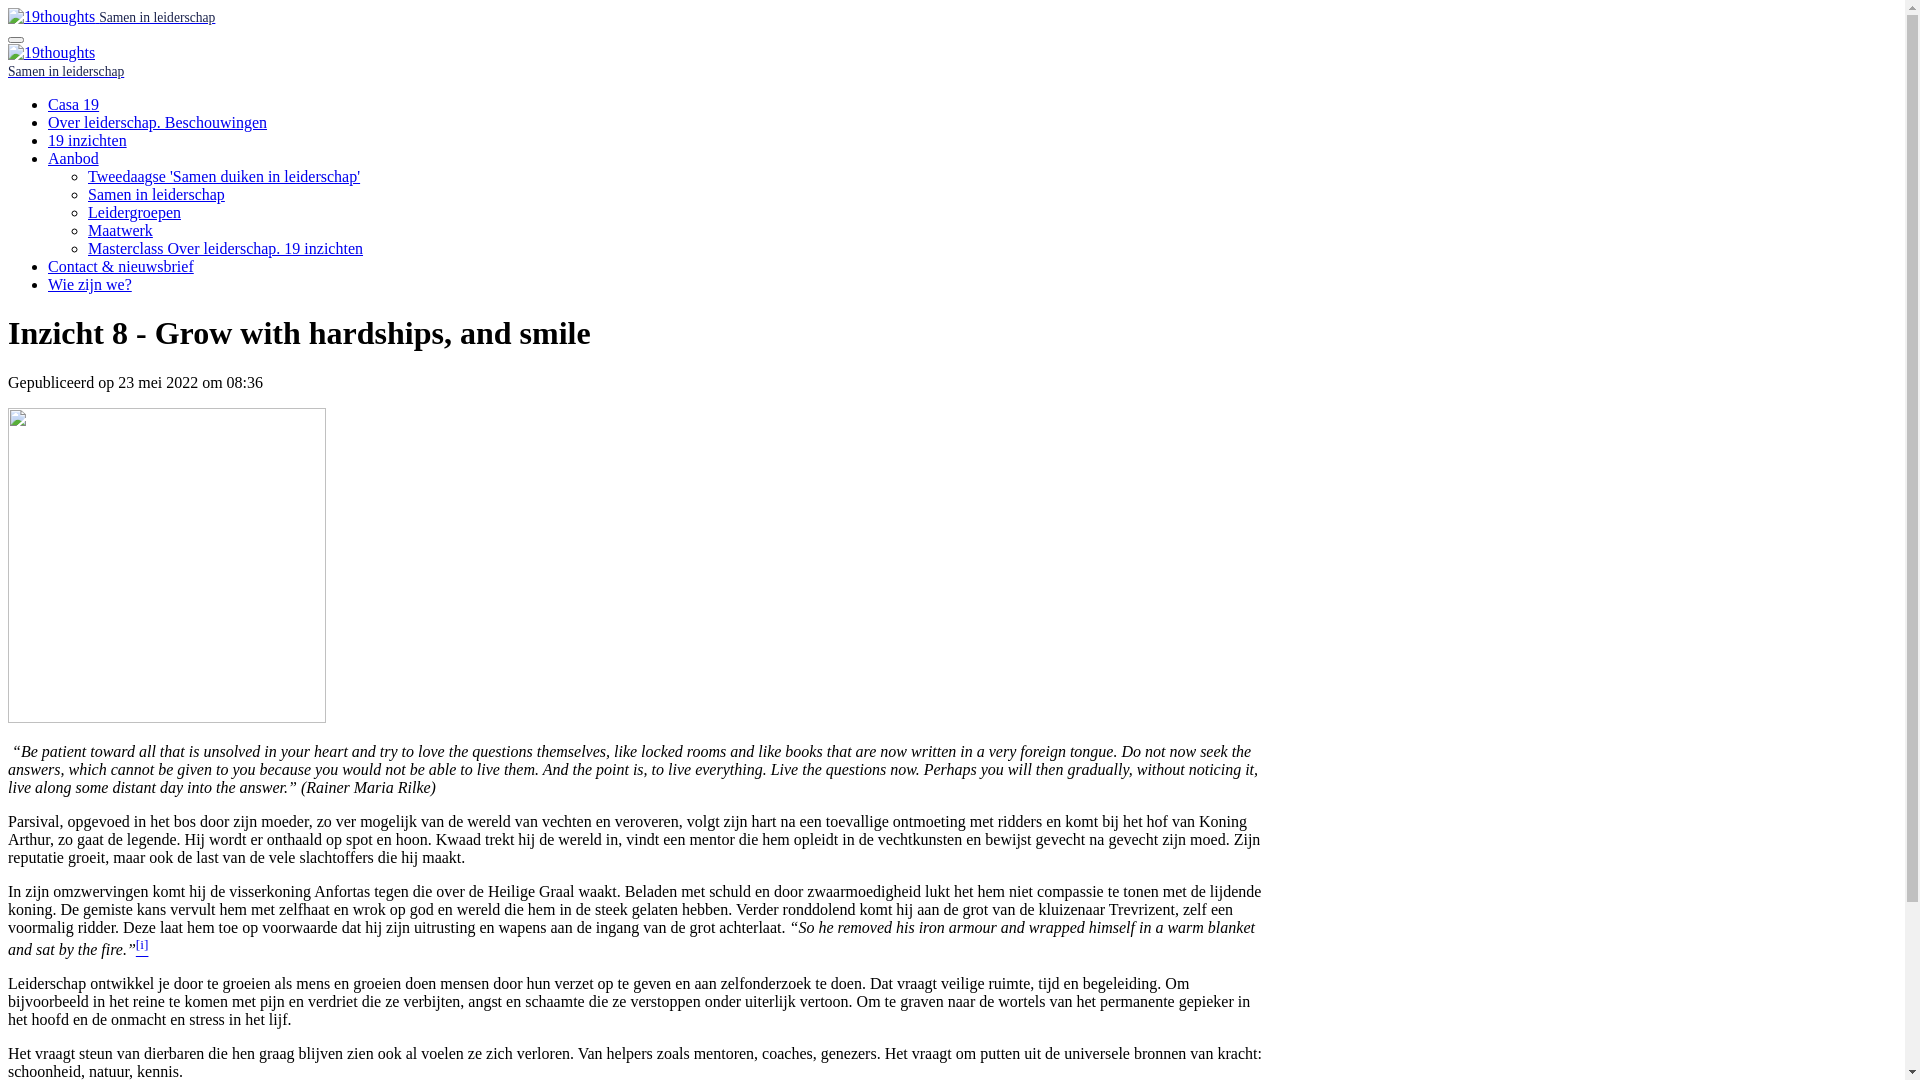 Image resolution: width=1920 pixels, height=1080 pixels. Describe the element at coordinates (48, 157) in the screenshot. I see `'Aanbod'` at that location.